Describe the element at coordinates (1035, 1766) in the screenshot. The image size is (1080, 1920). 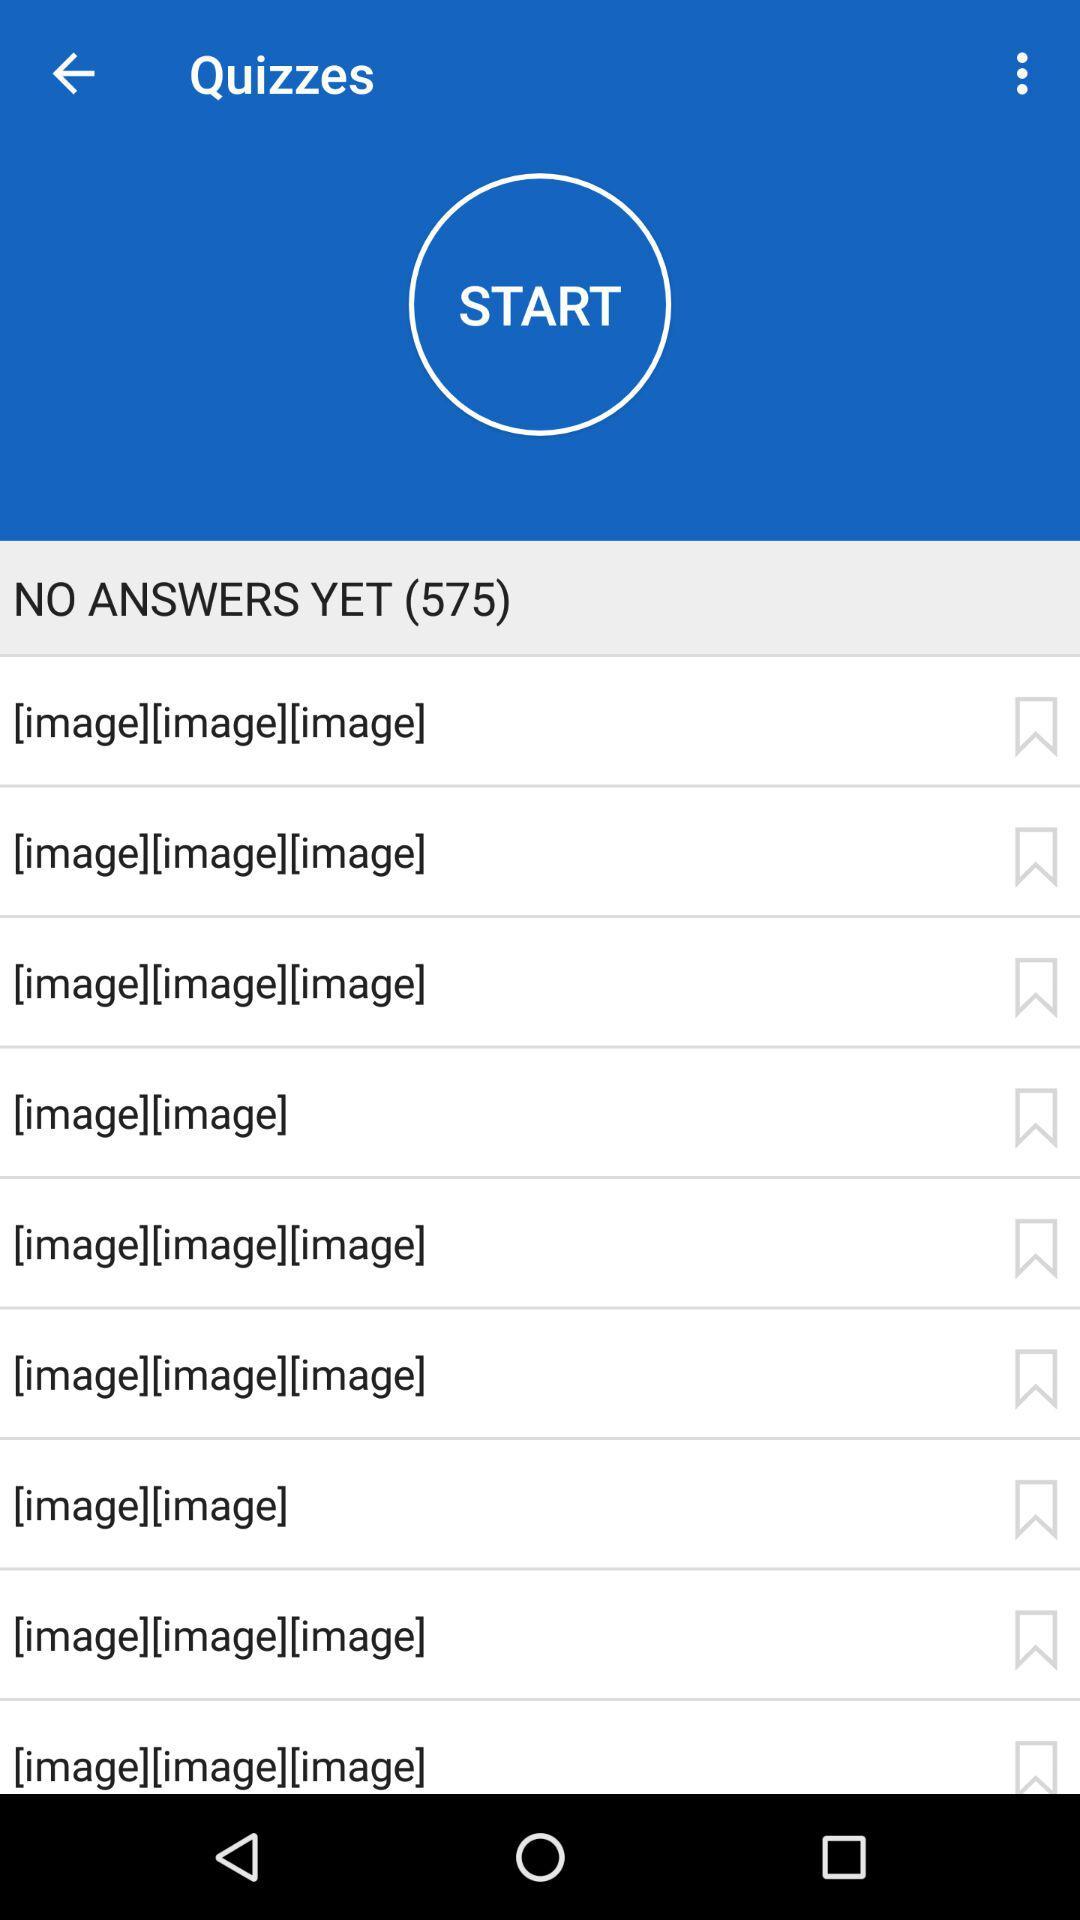
I see `item next to the [image][image][image] icon` at that location.